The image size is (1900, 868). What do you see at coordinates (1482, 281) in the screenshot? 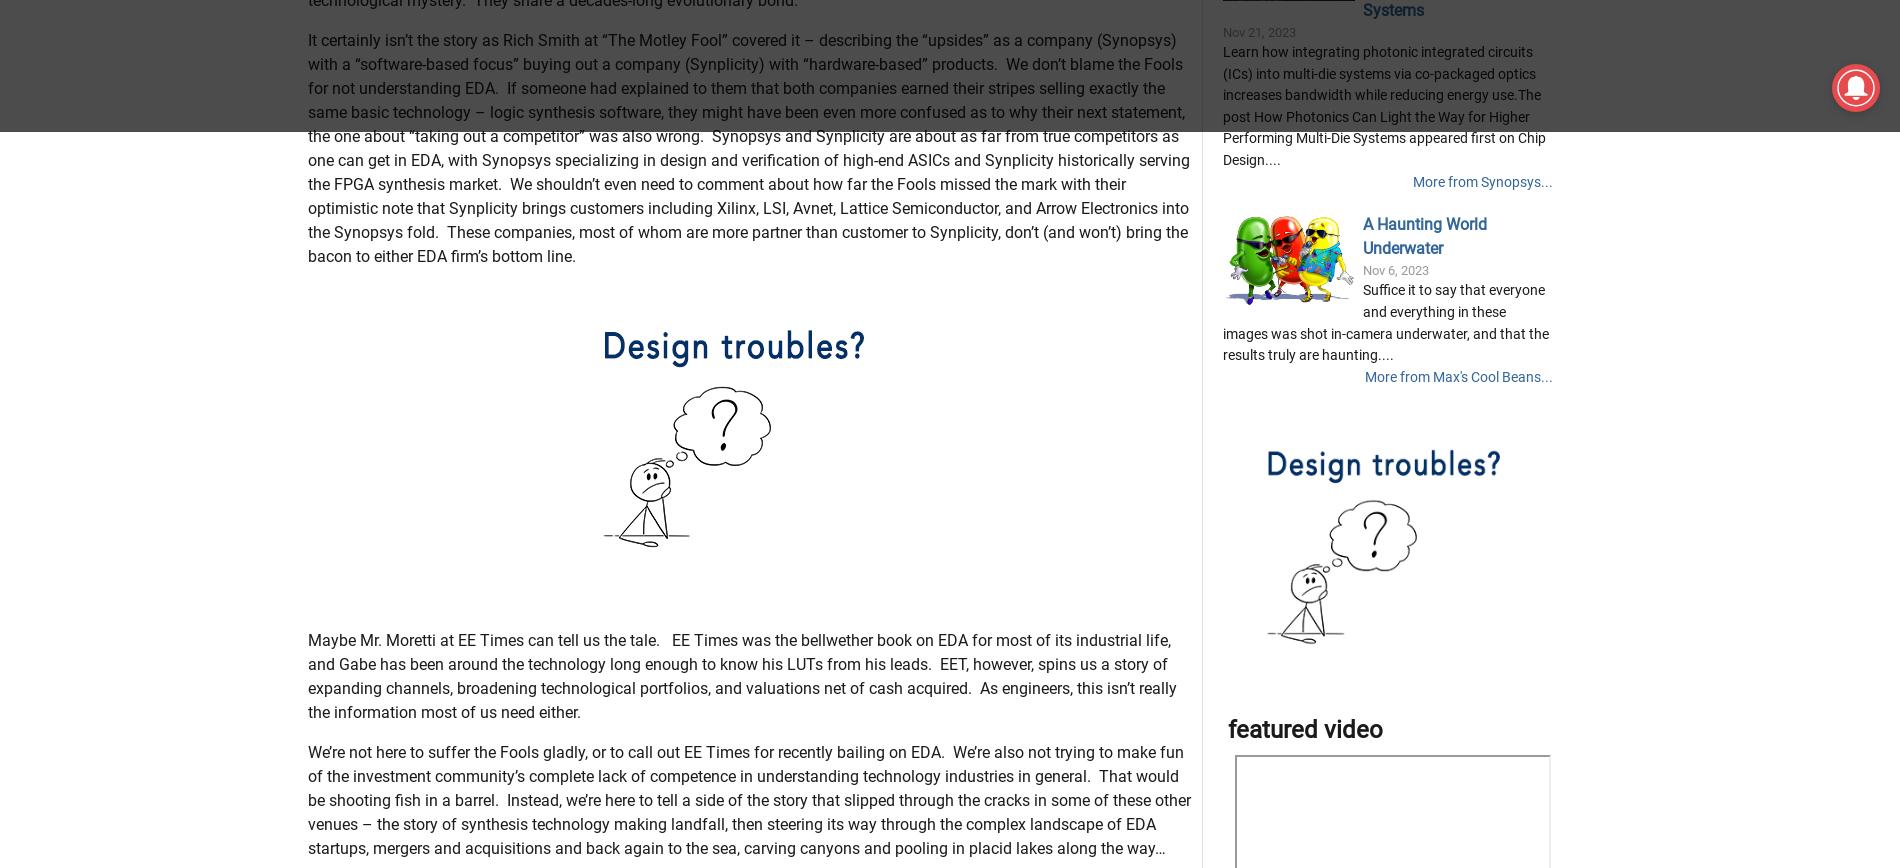
I see `'More from Synopsys...'` at bounding box center [1482, 281].